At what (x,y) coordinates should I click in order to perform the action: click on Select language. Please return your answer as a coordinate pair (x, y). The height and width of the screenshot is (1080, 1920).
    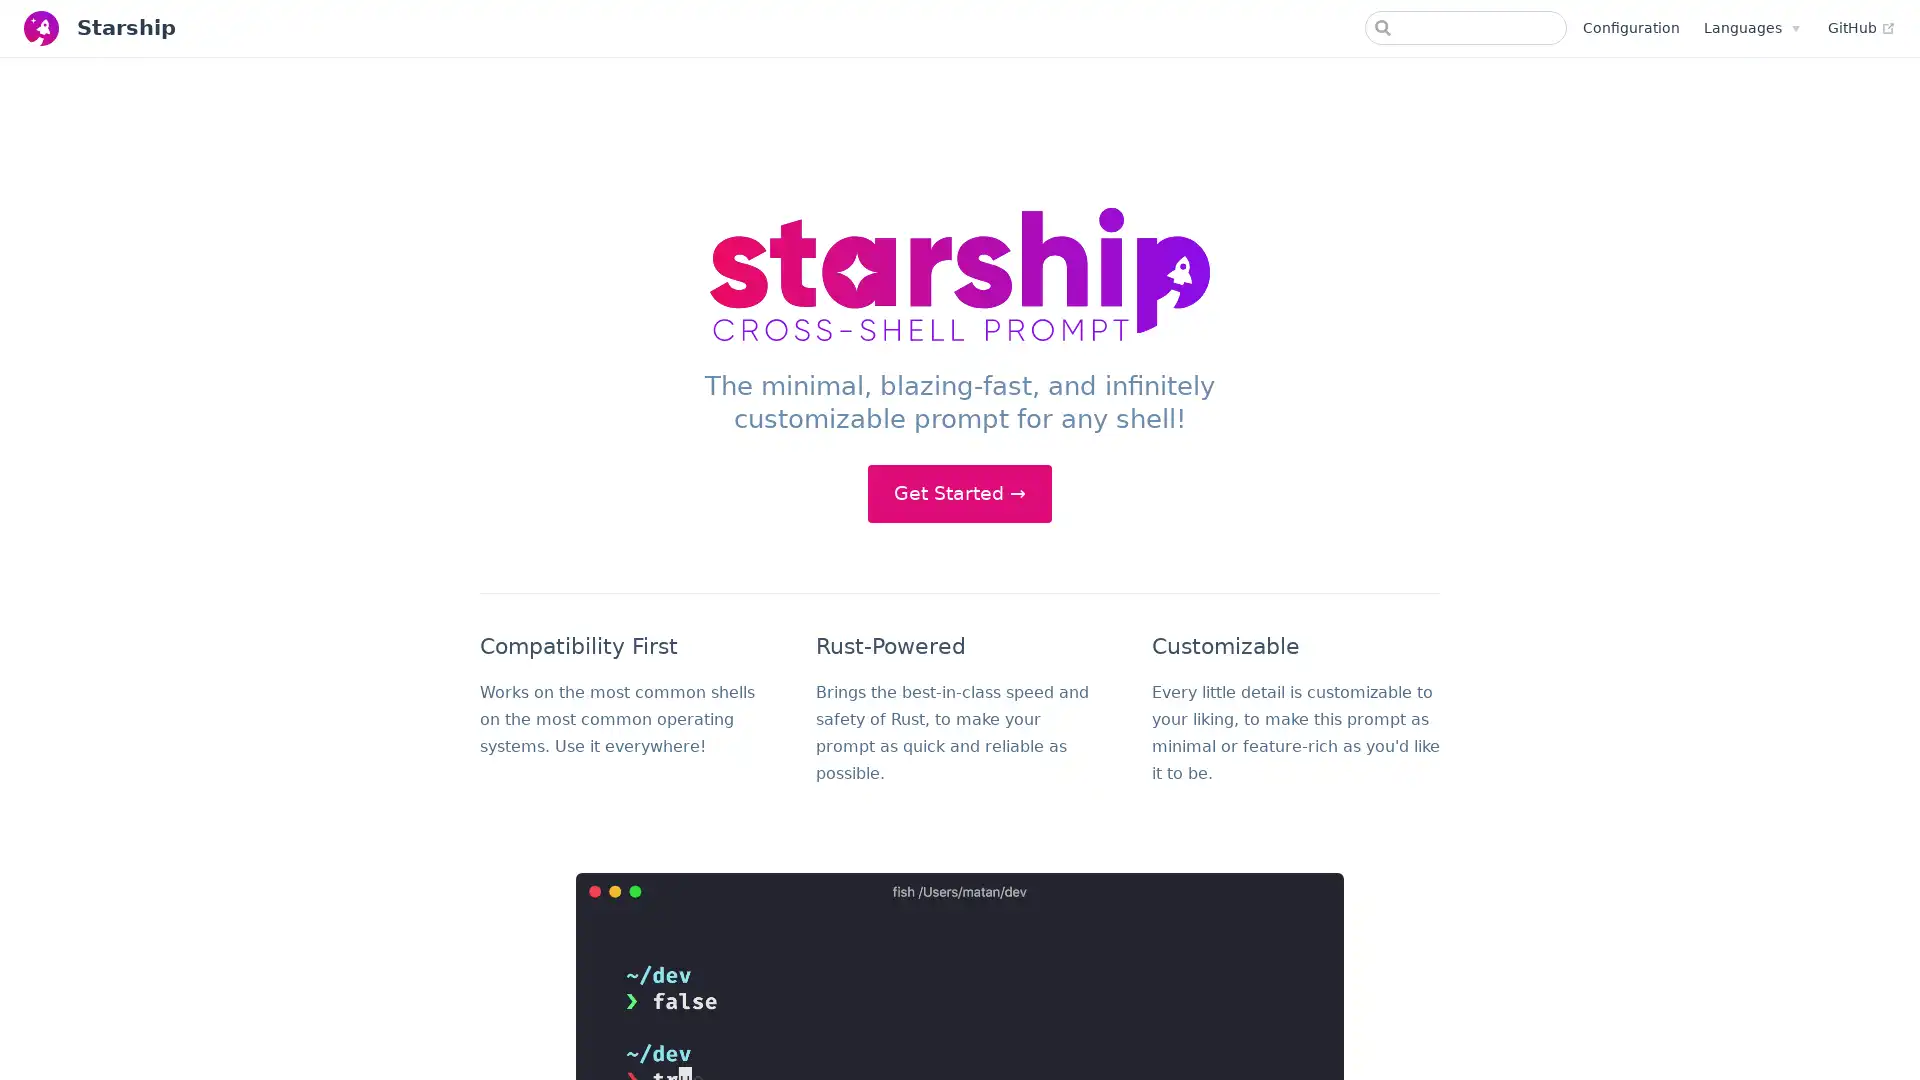
    Looking at the image, I should click on (1750, 27).